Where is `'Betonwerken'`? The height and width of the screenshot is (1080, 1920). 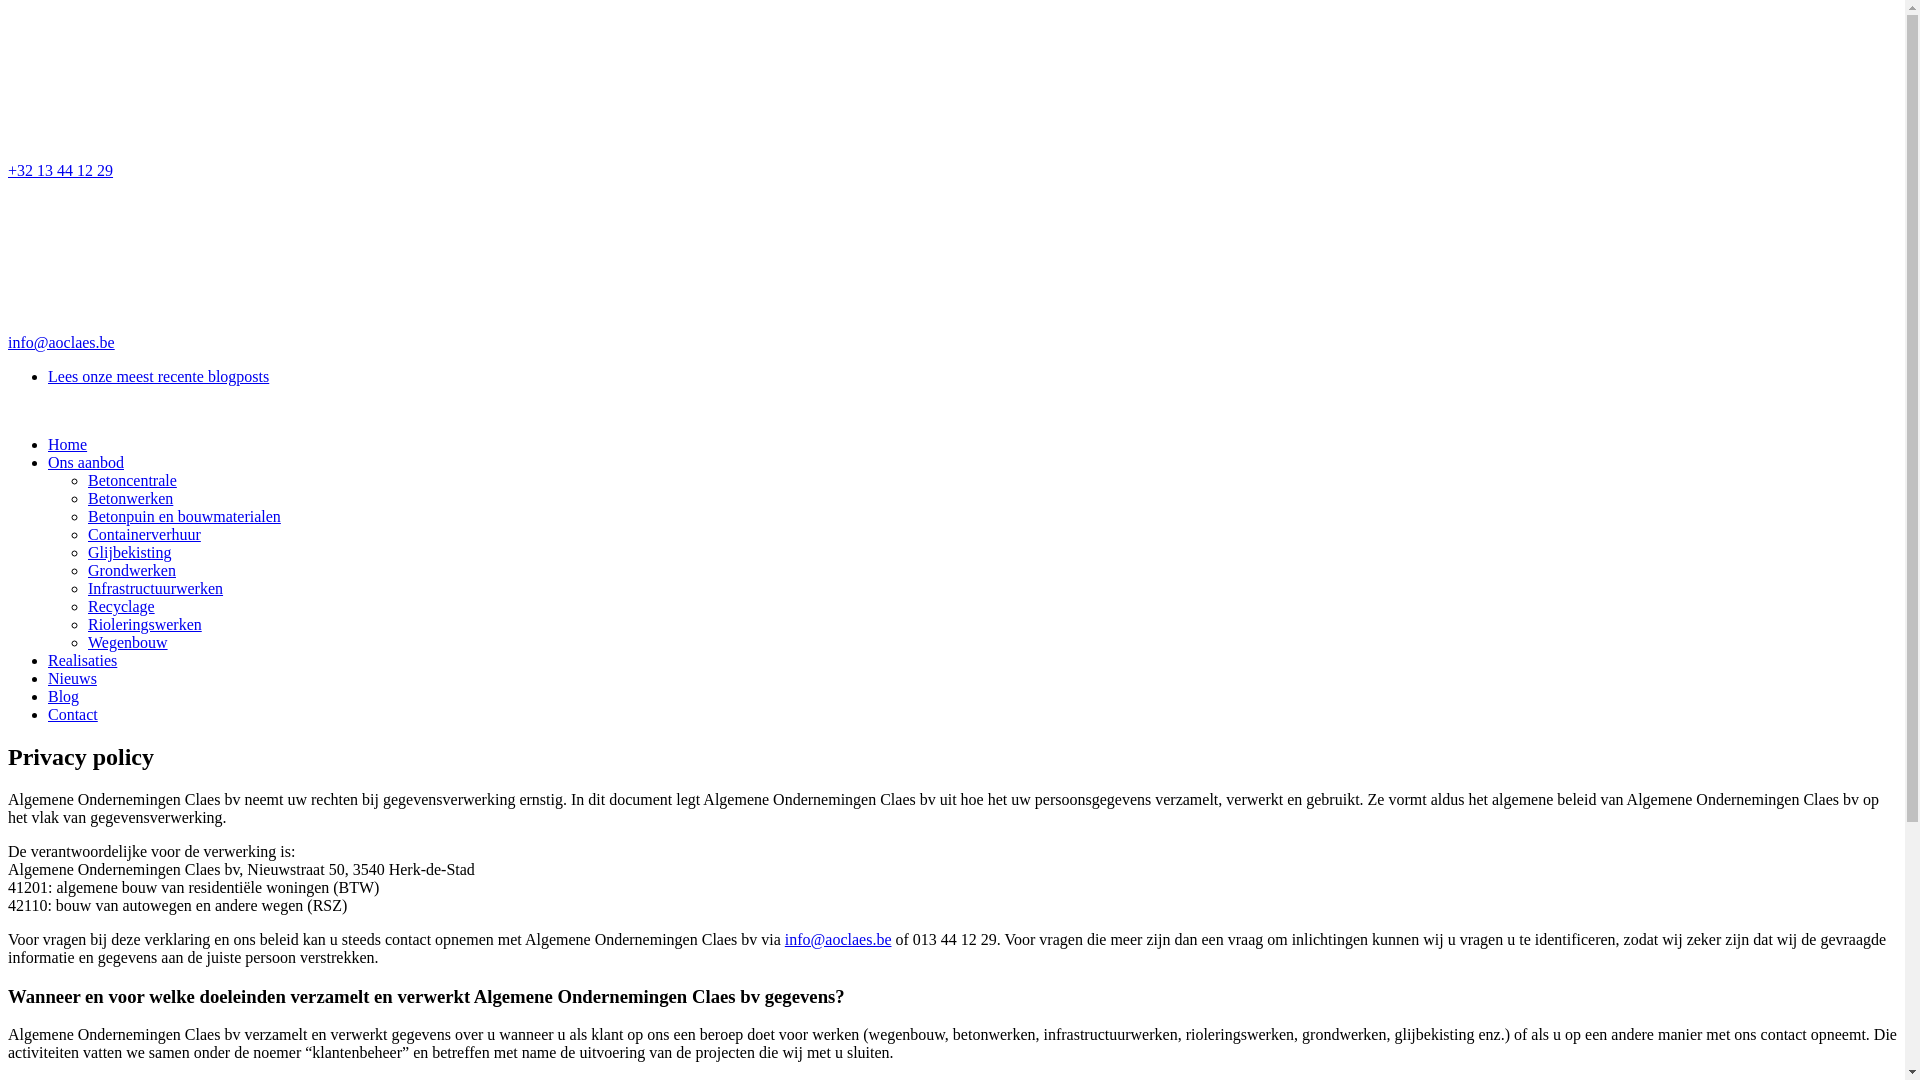 'Betonwerken' is located at coordinates (129, 497).